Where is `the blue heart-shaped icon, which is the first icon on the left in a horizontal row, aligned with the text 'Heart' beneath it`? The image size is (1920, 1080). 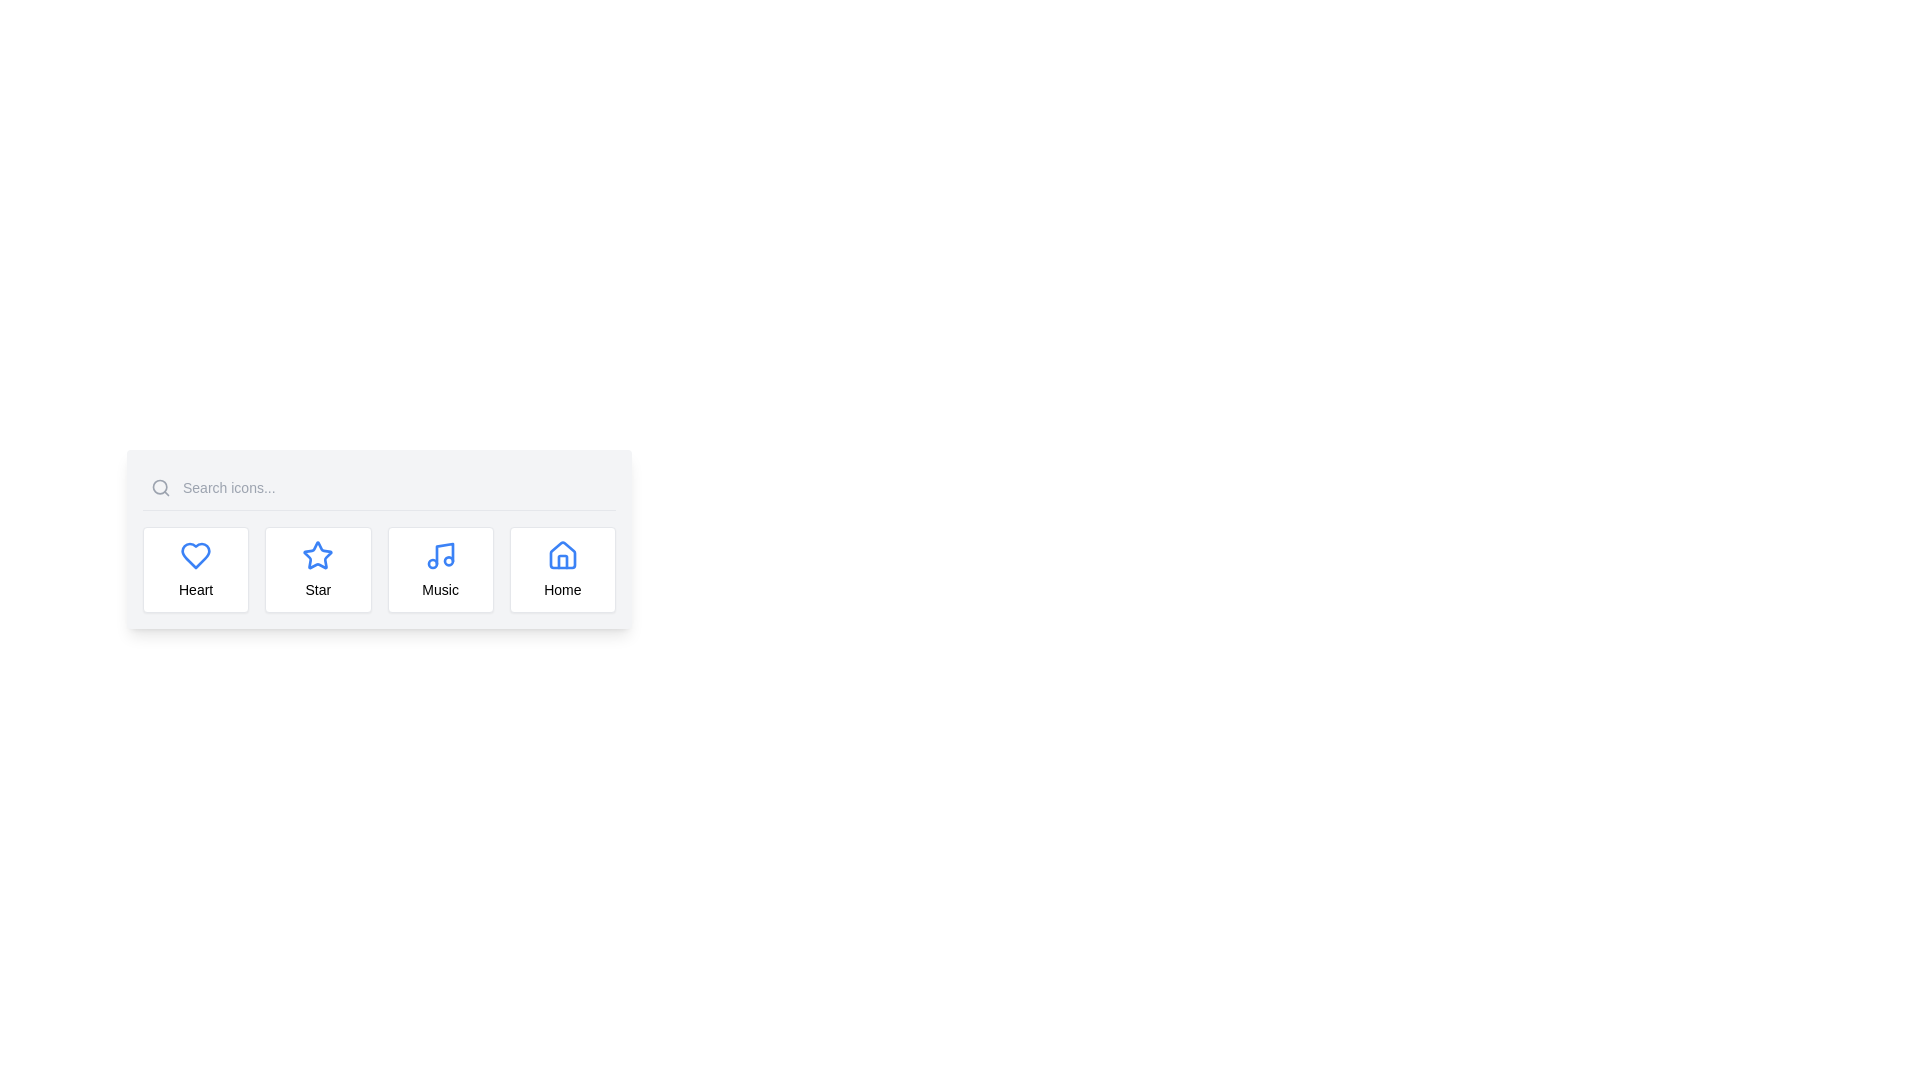 the blue heart-shaped icon, which is the first icon on the left in a horizontal row, aligned with the text 'Heart' beneath it is located at coordinates (196, 555).